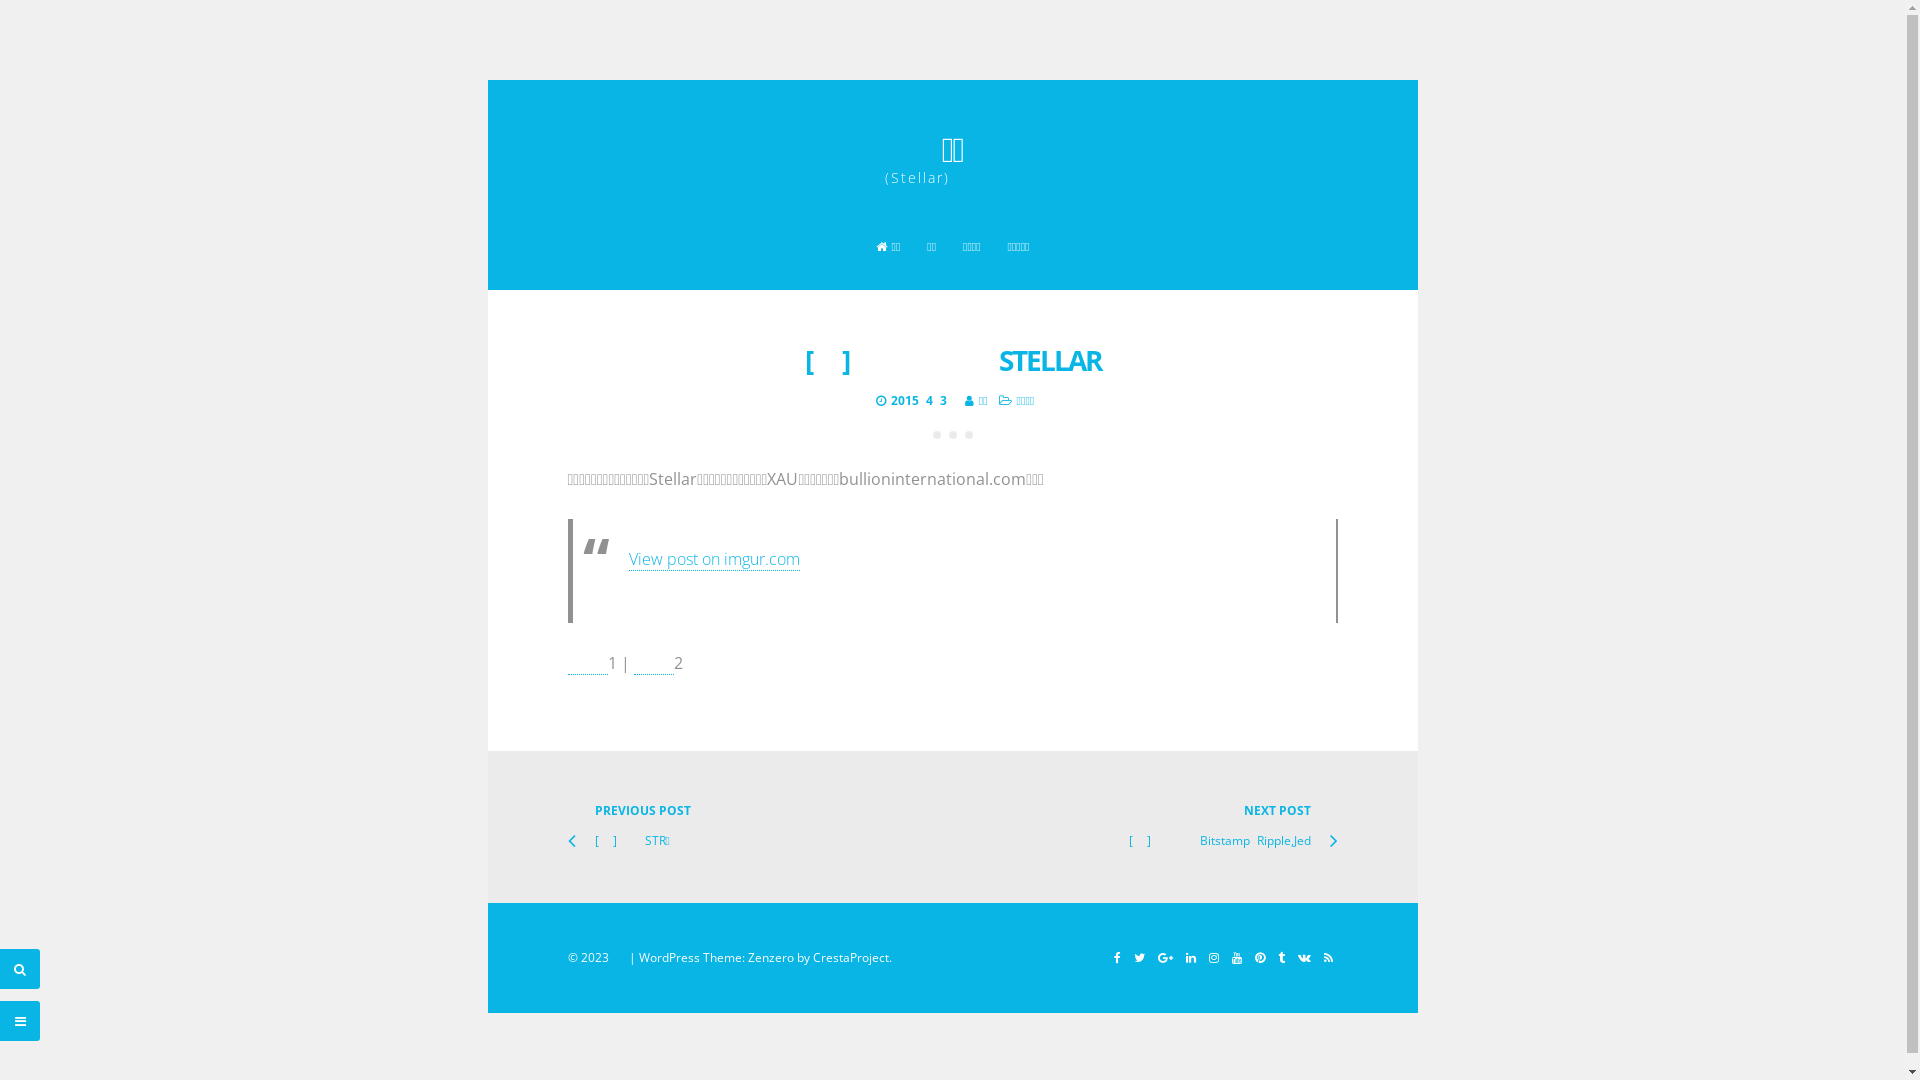 The width and height of the screenshot is (1920, 1080). Describe the element at coordinates (1213, 956) in the screenshot. I see `'Instagram'` at that location.